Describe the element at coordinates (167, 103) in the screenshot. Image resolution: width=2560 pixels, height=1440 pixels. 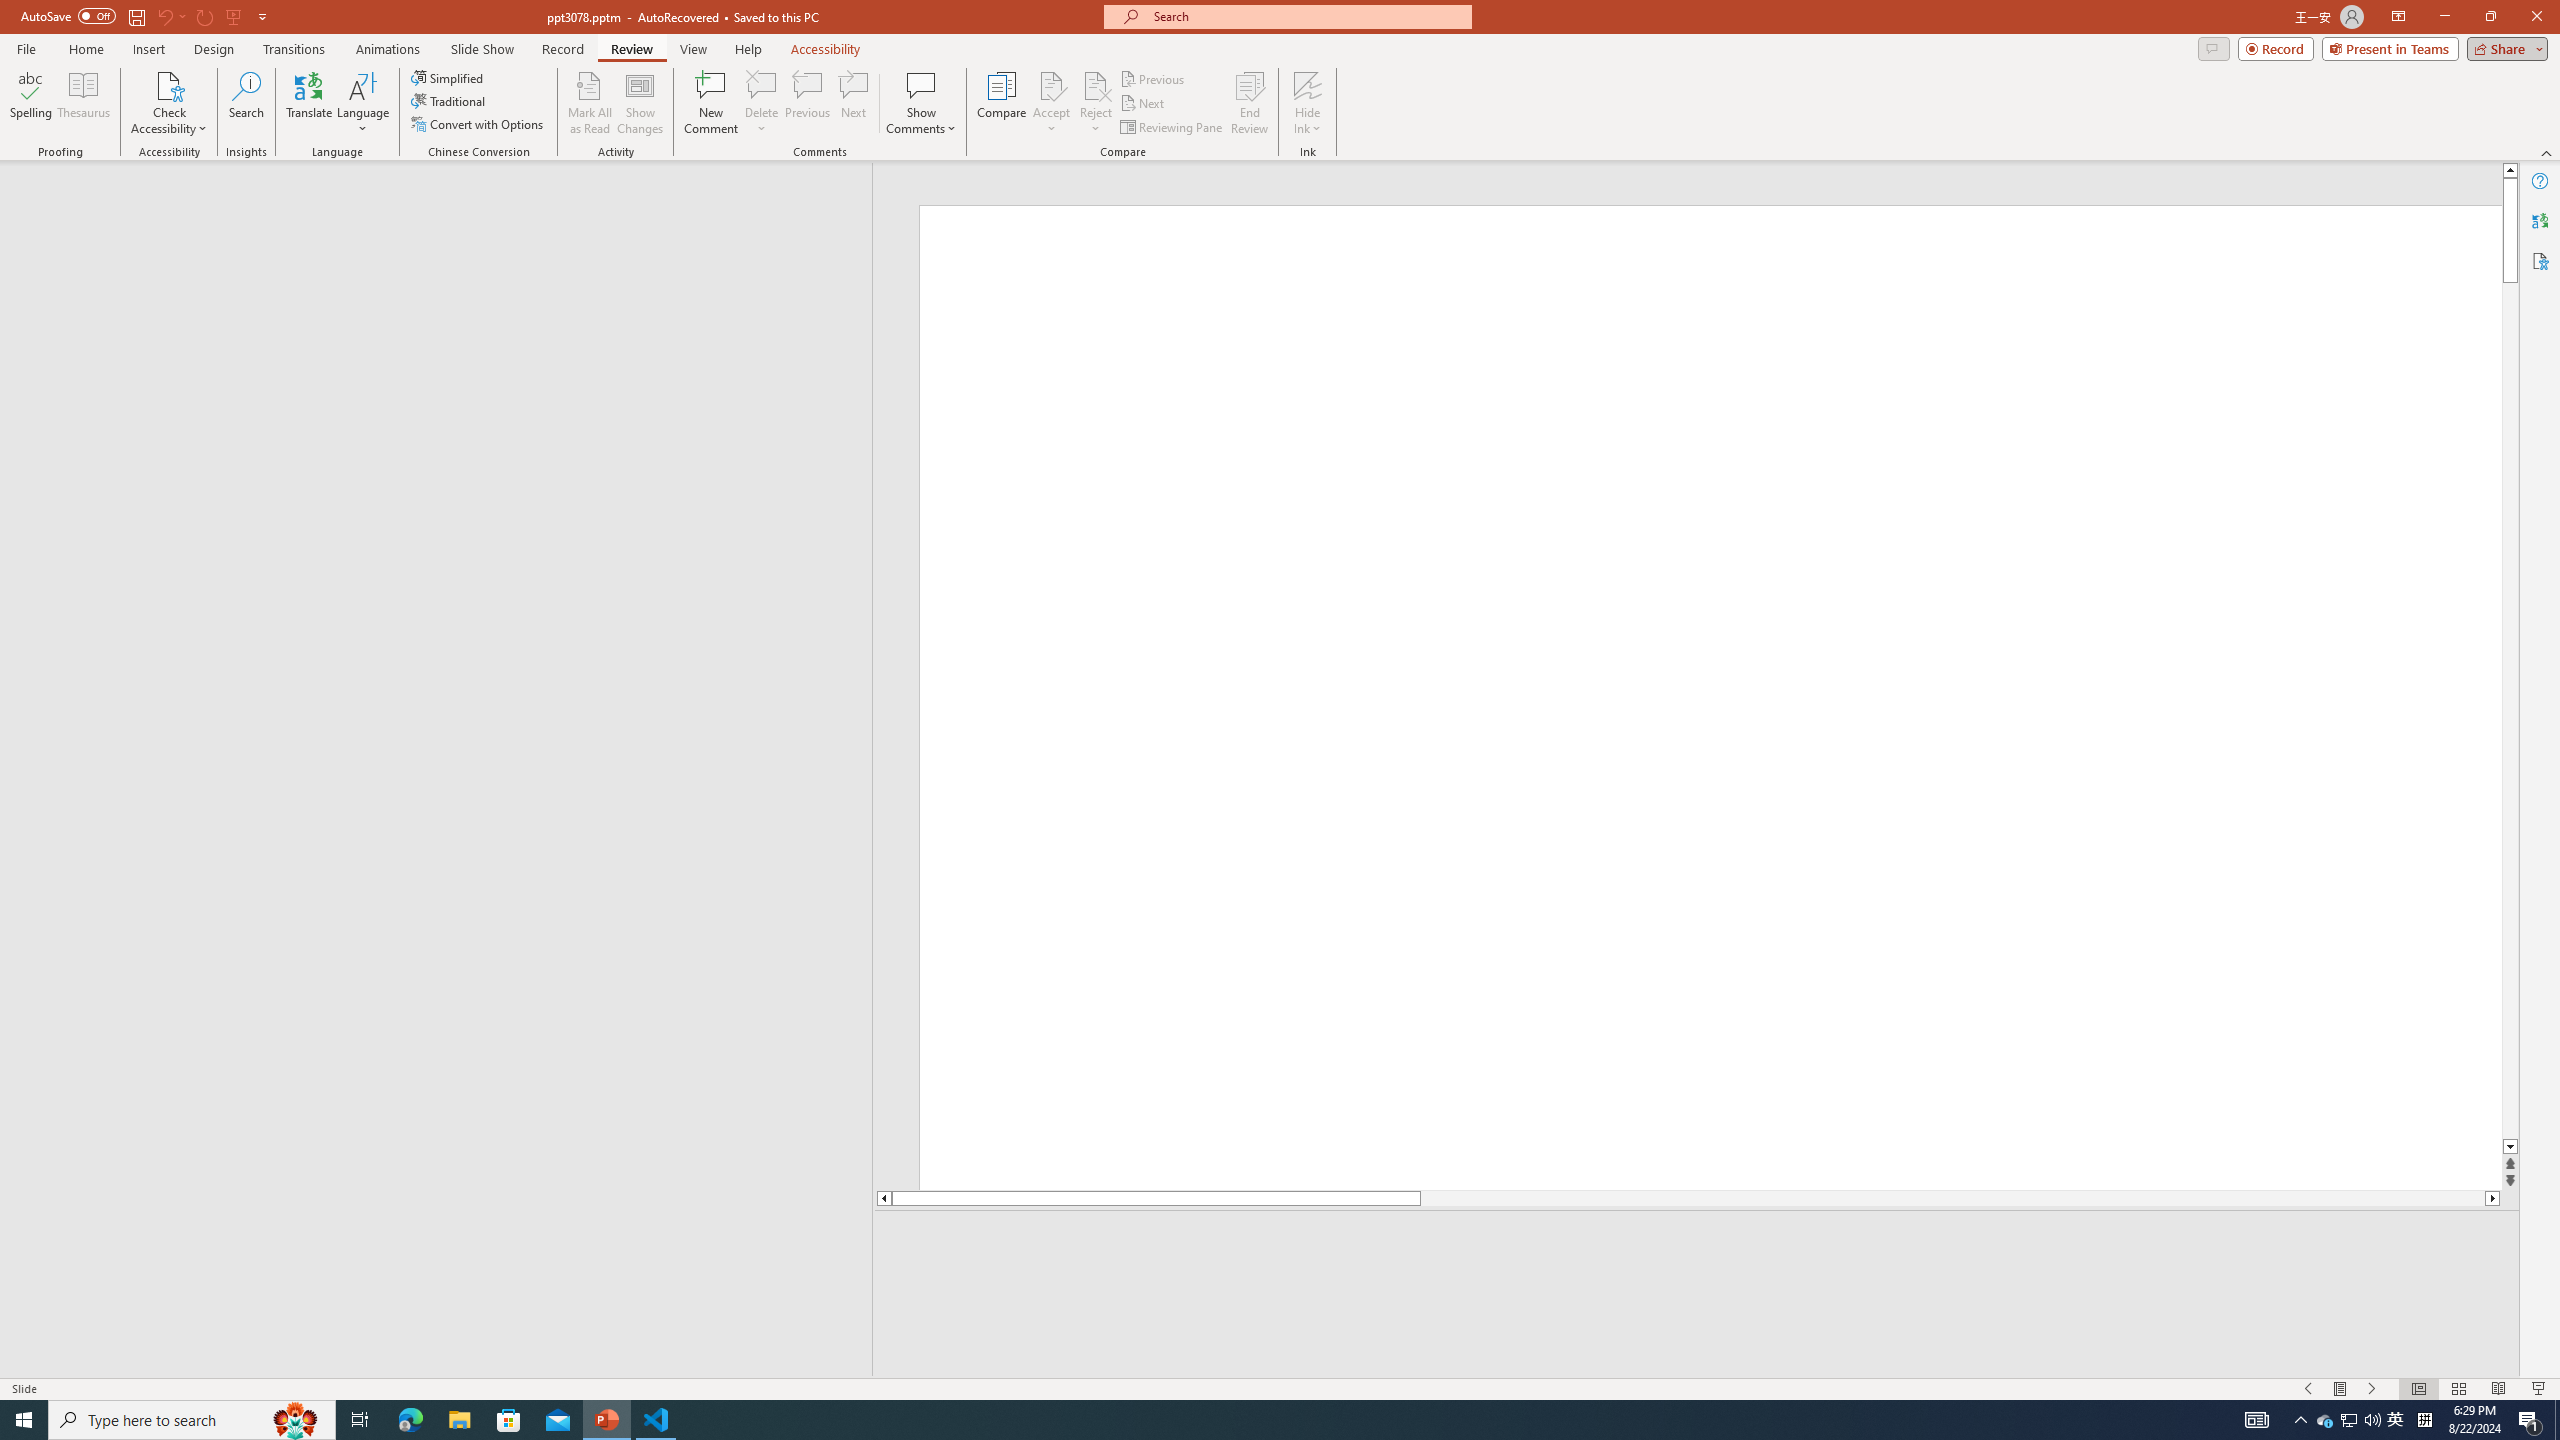
I see `'Check Accessibility'` at that location.